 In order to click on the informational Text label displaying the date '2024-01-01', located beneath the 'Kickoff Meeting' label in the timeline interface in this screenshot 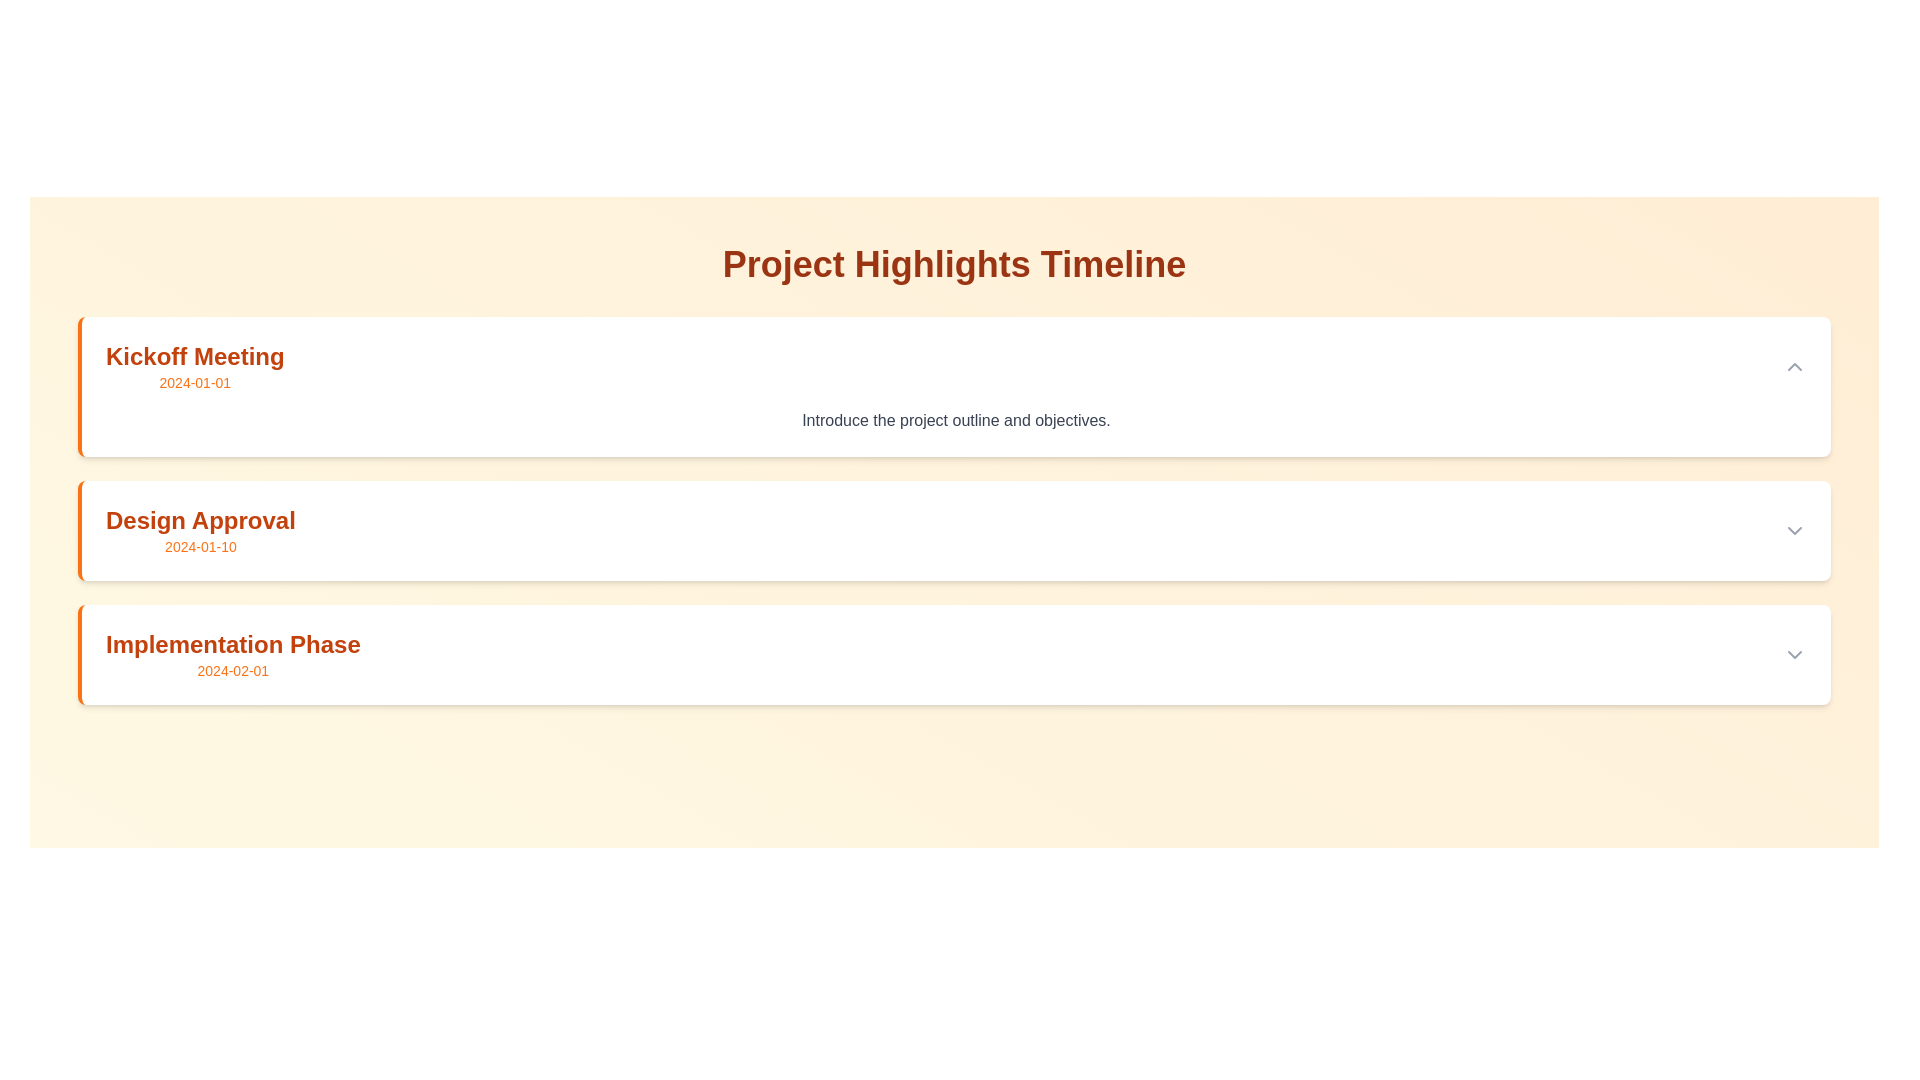, I will do `click(195, 382)`.